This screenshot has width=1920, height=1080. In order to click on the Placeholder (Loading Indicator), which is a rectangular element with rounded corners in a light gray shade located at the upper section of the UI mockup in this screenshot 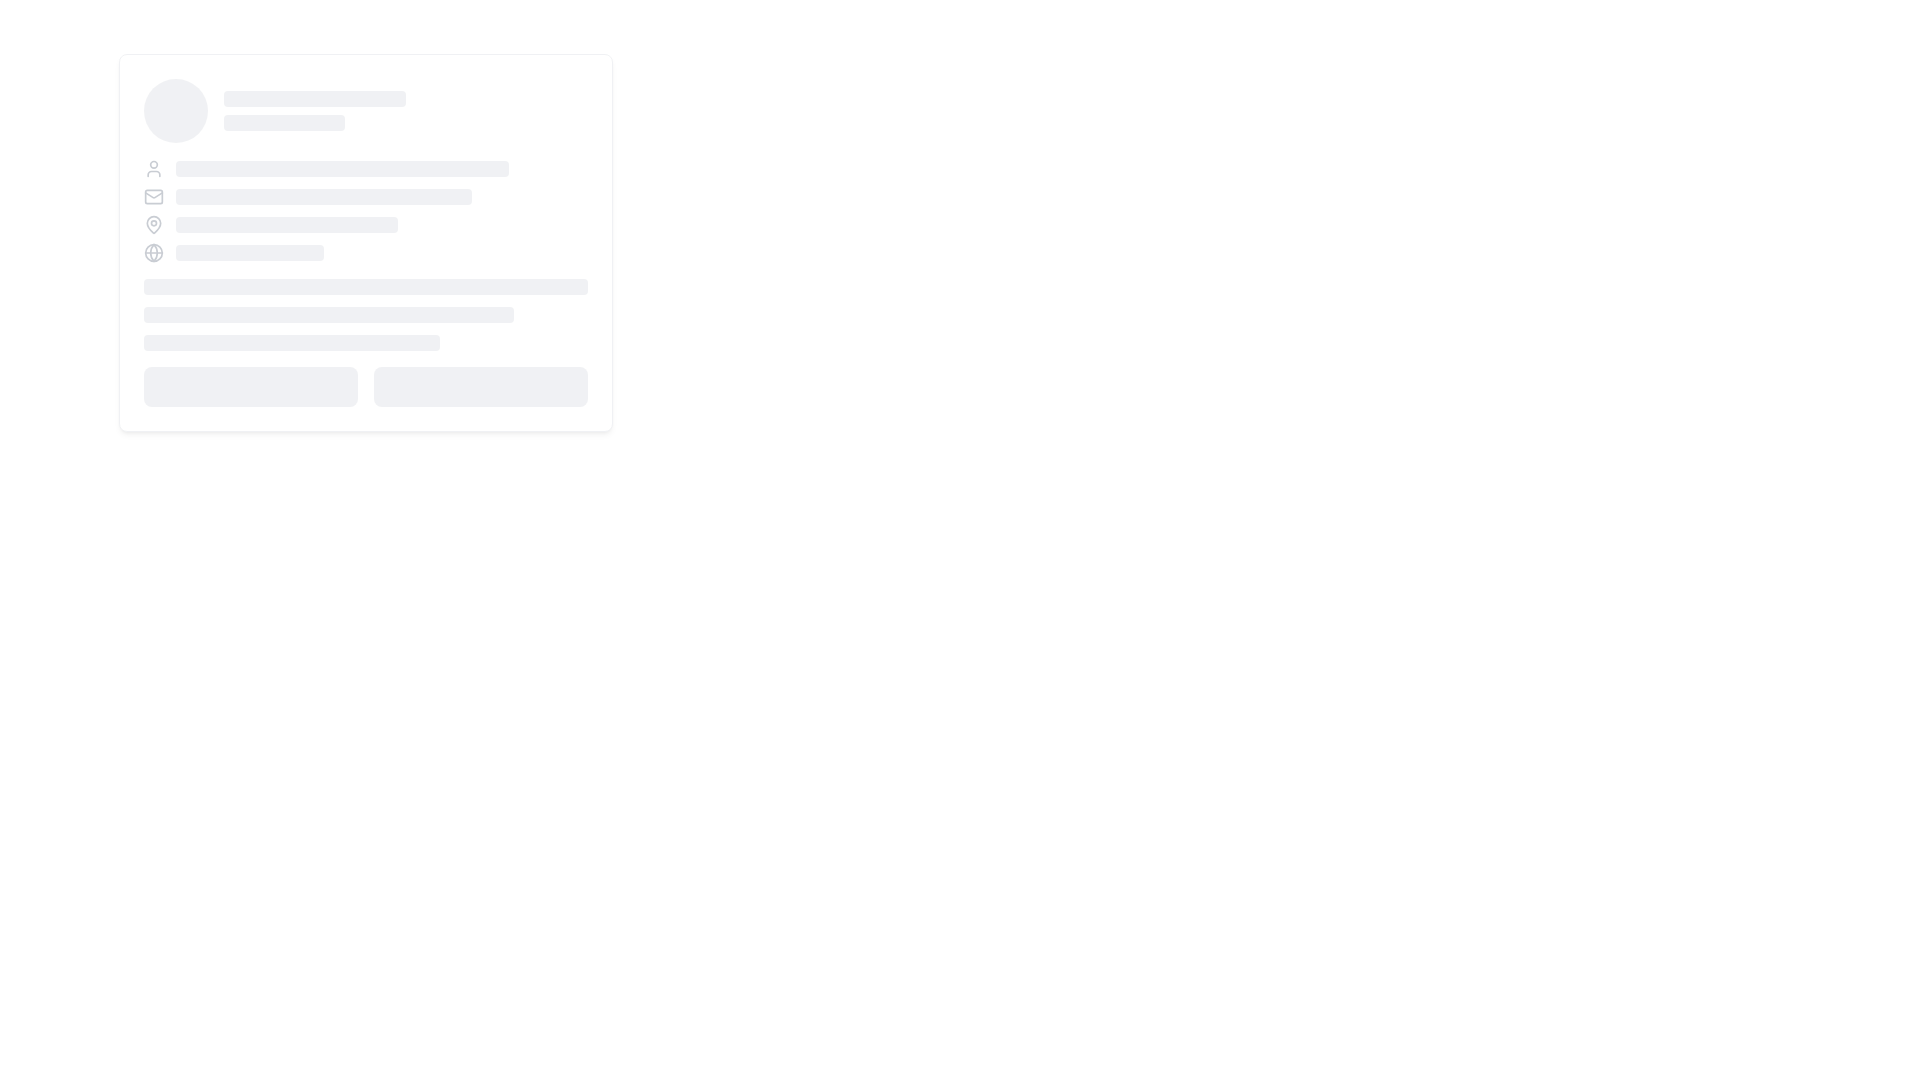, I will do `click(314, 99)`.